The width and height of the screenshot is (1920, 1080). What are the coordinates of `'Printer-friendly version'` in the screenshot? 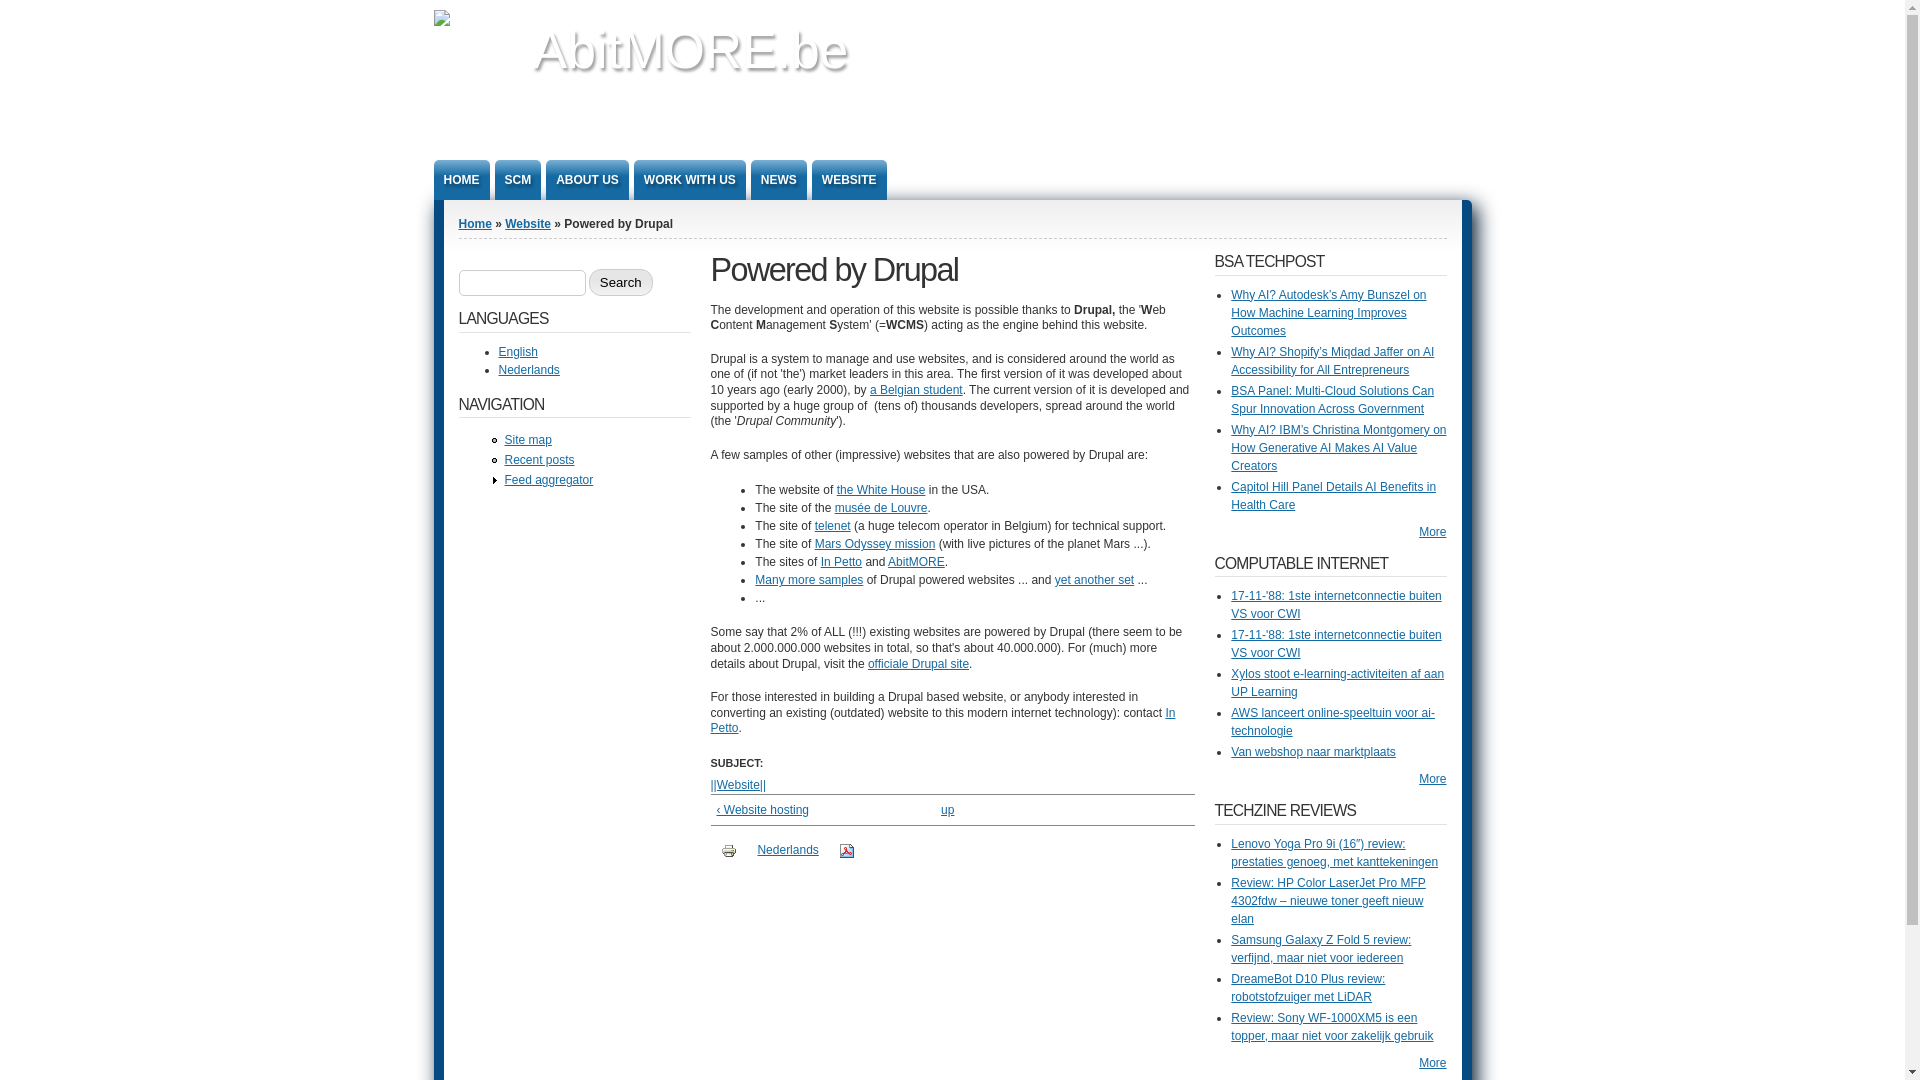 It's located at (728, 851).